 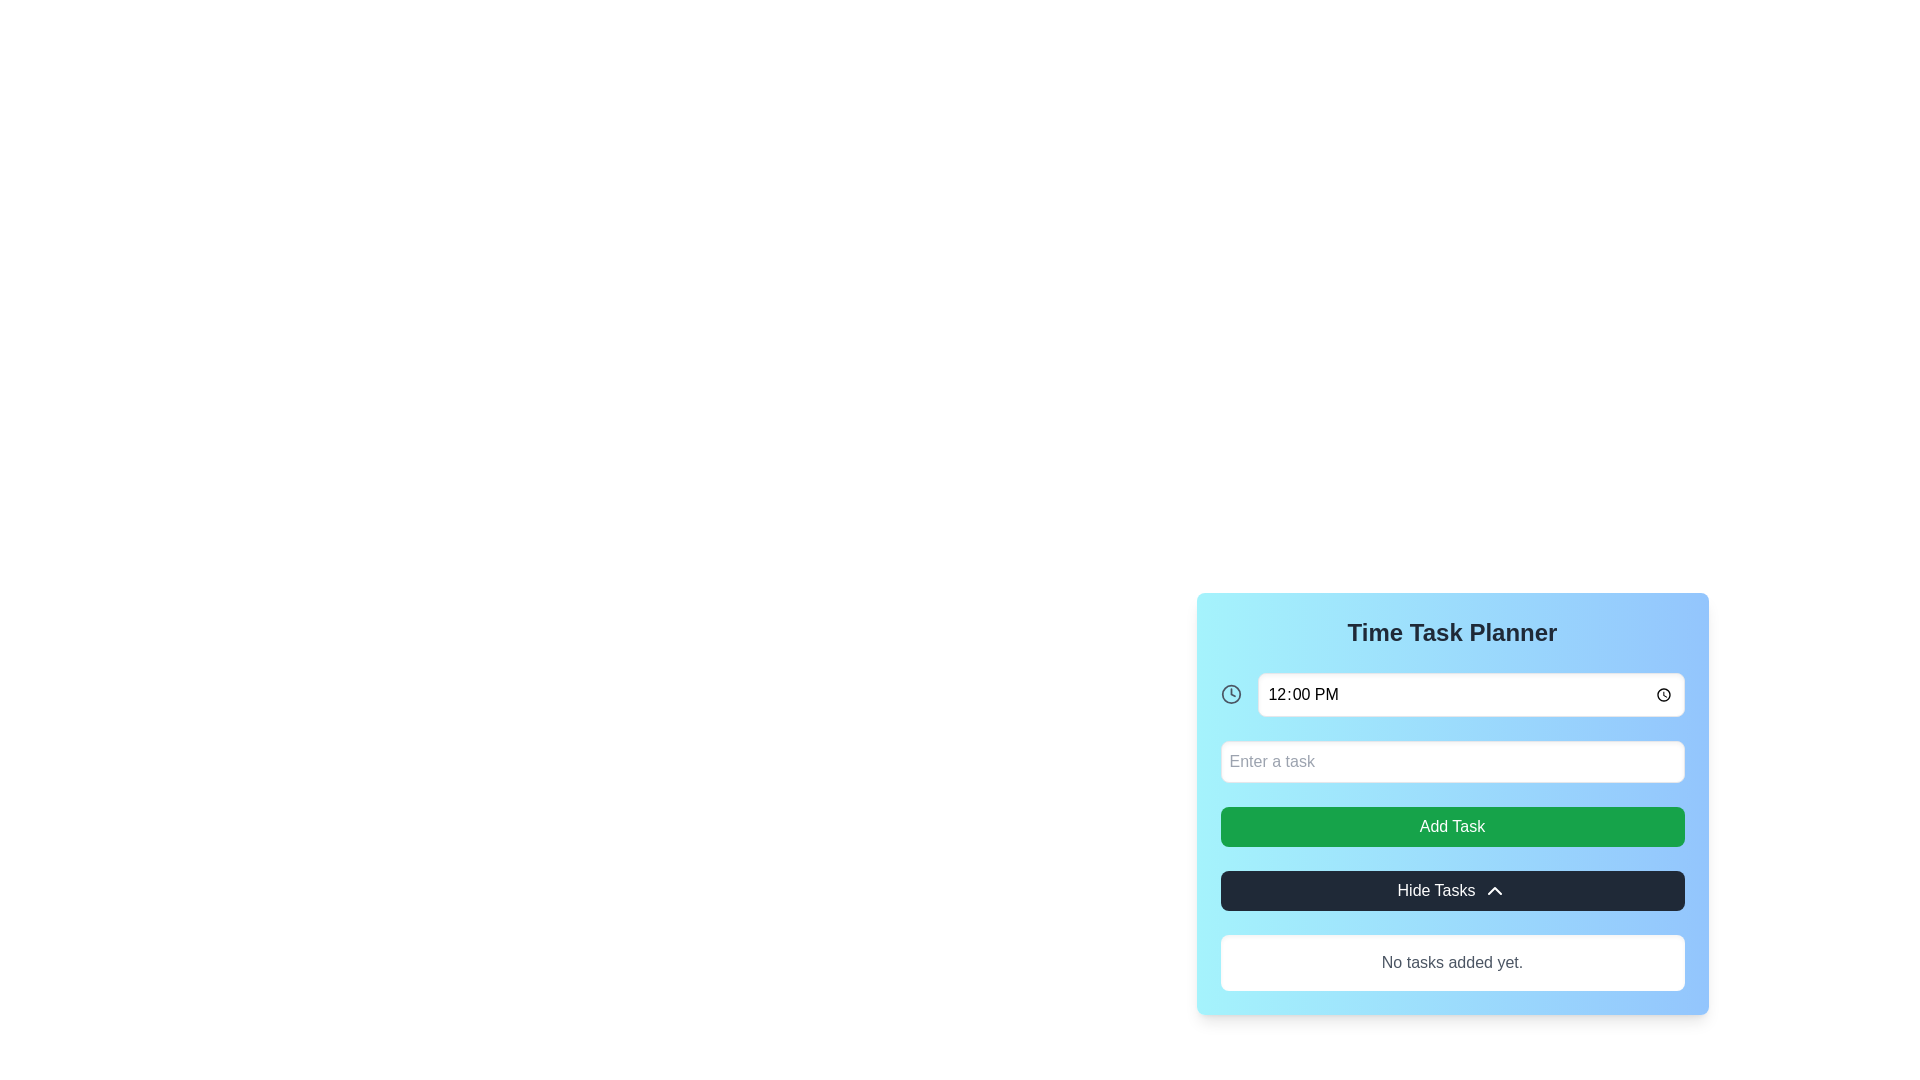 I want to click on the text label that reads 'No tasks added yet.' displayed in gray font at the bottom of the 'Time Task Planner' interface, so click(x=1452, y=962).